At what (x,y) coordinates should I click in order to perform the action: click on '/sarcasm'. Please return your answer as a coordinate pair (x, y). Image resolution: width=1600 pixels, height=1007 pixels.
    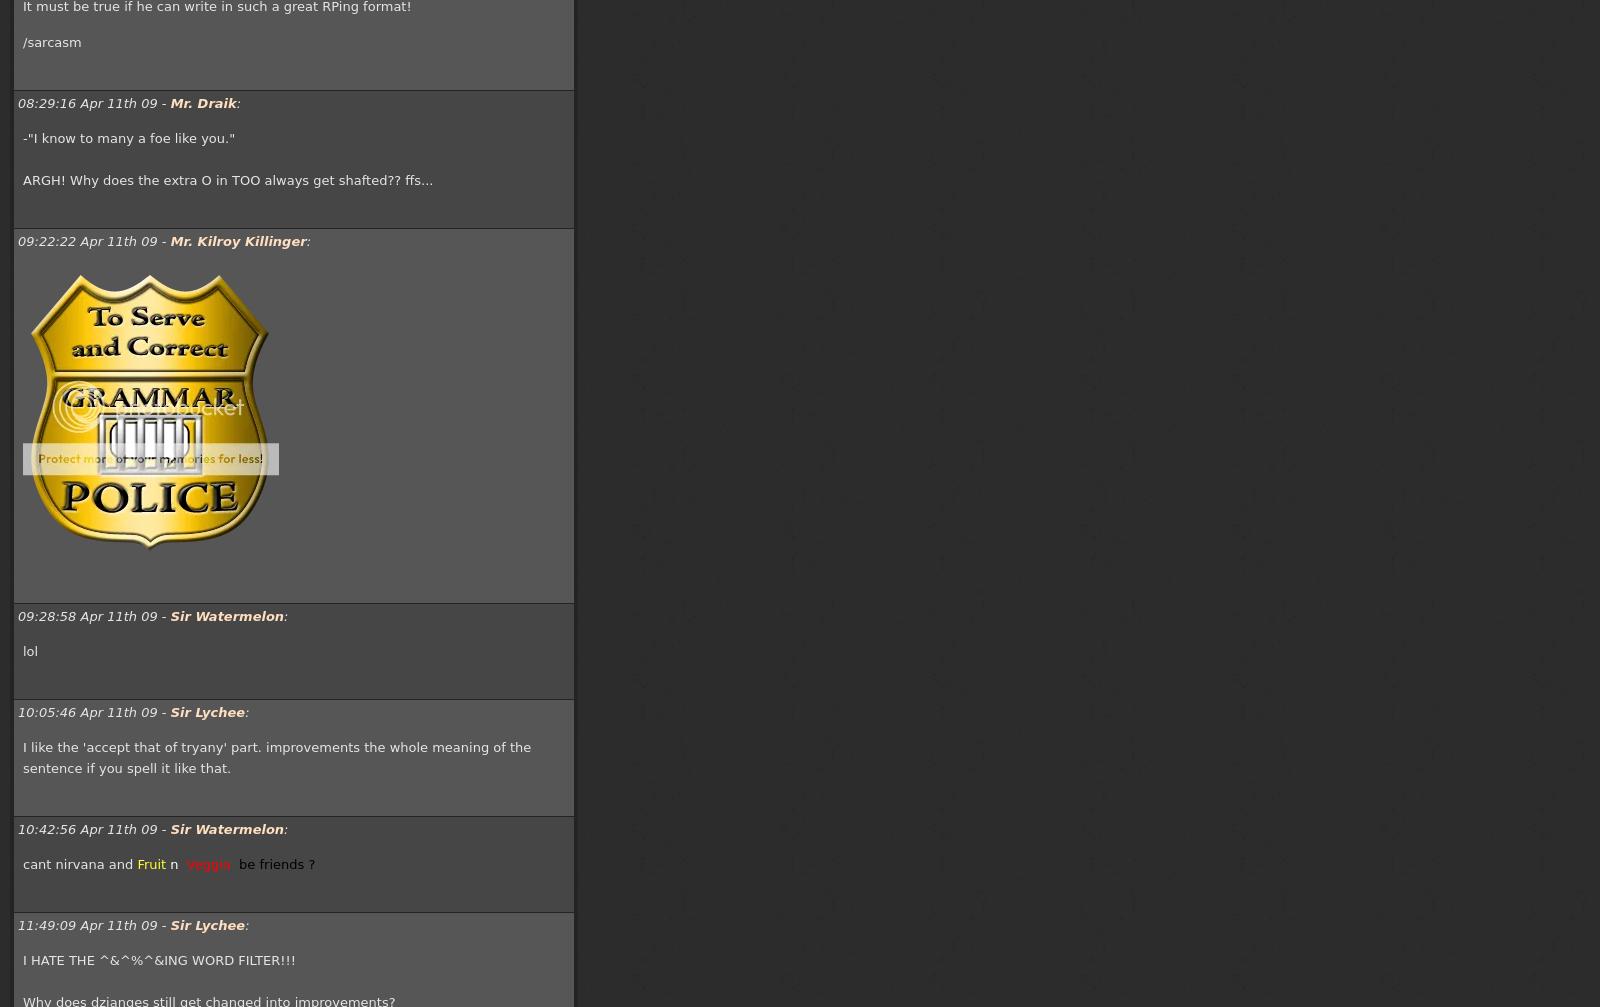
    Looking at the image, I should click on (22, 42).